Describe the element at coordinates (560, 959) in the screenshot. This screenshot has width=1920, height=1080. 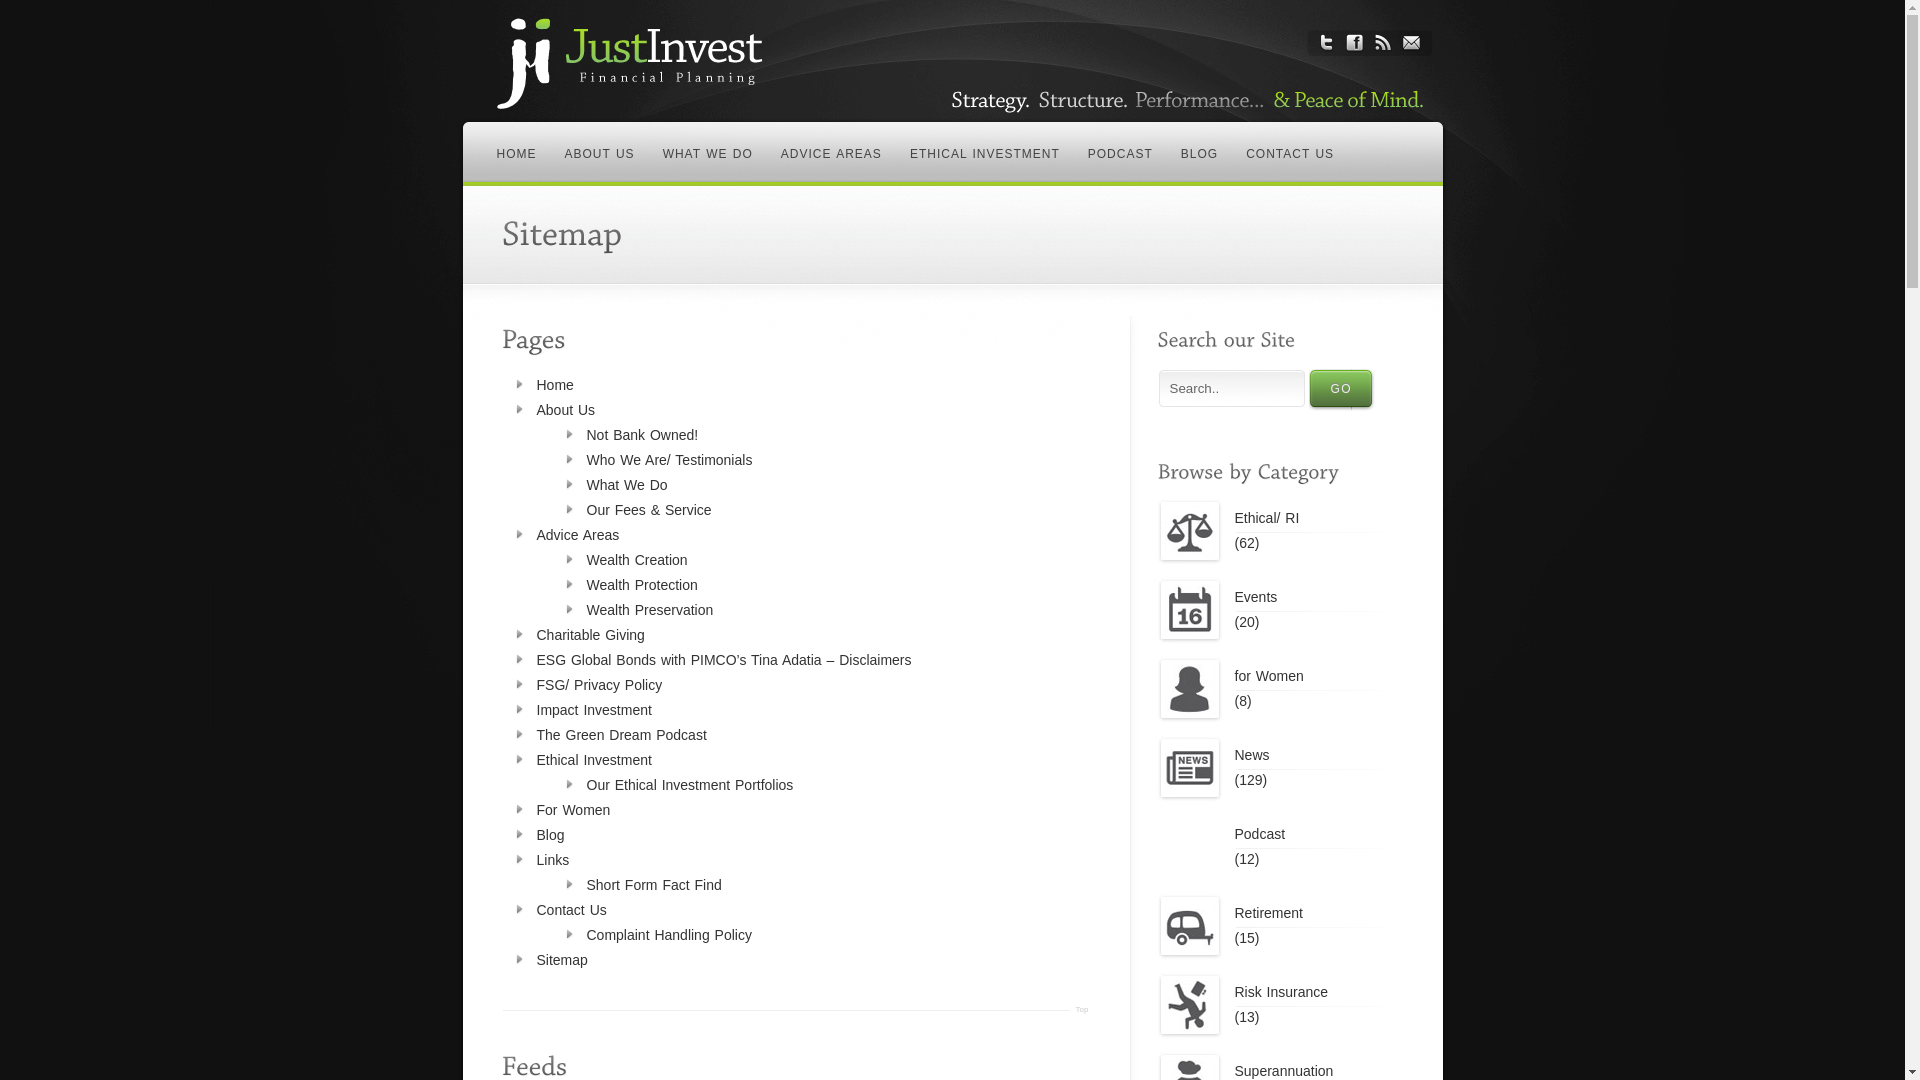
I see `'Sitemap'` at that location.